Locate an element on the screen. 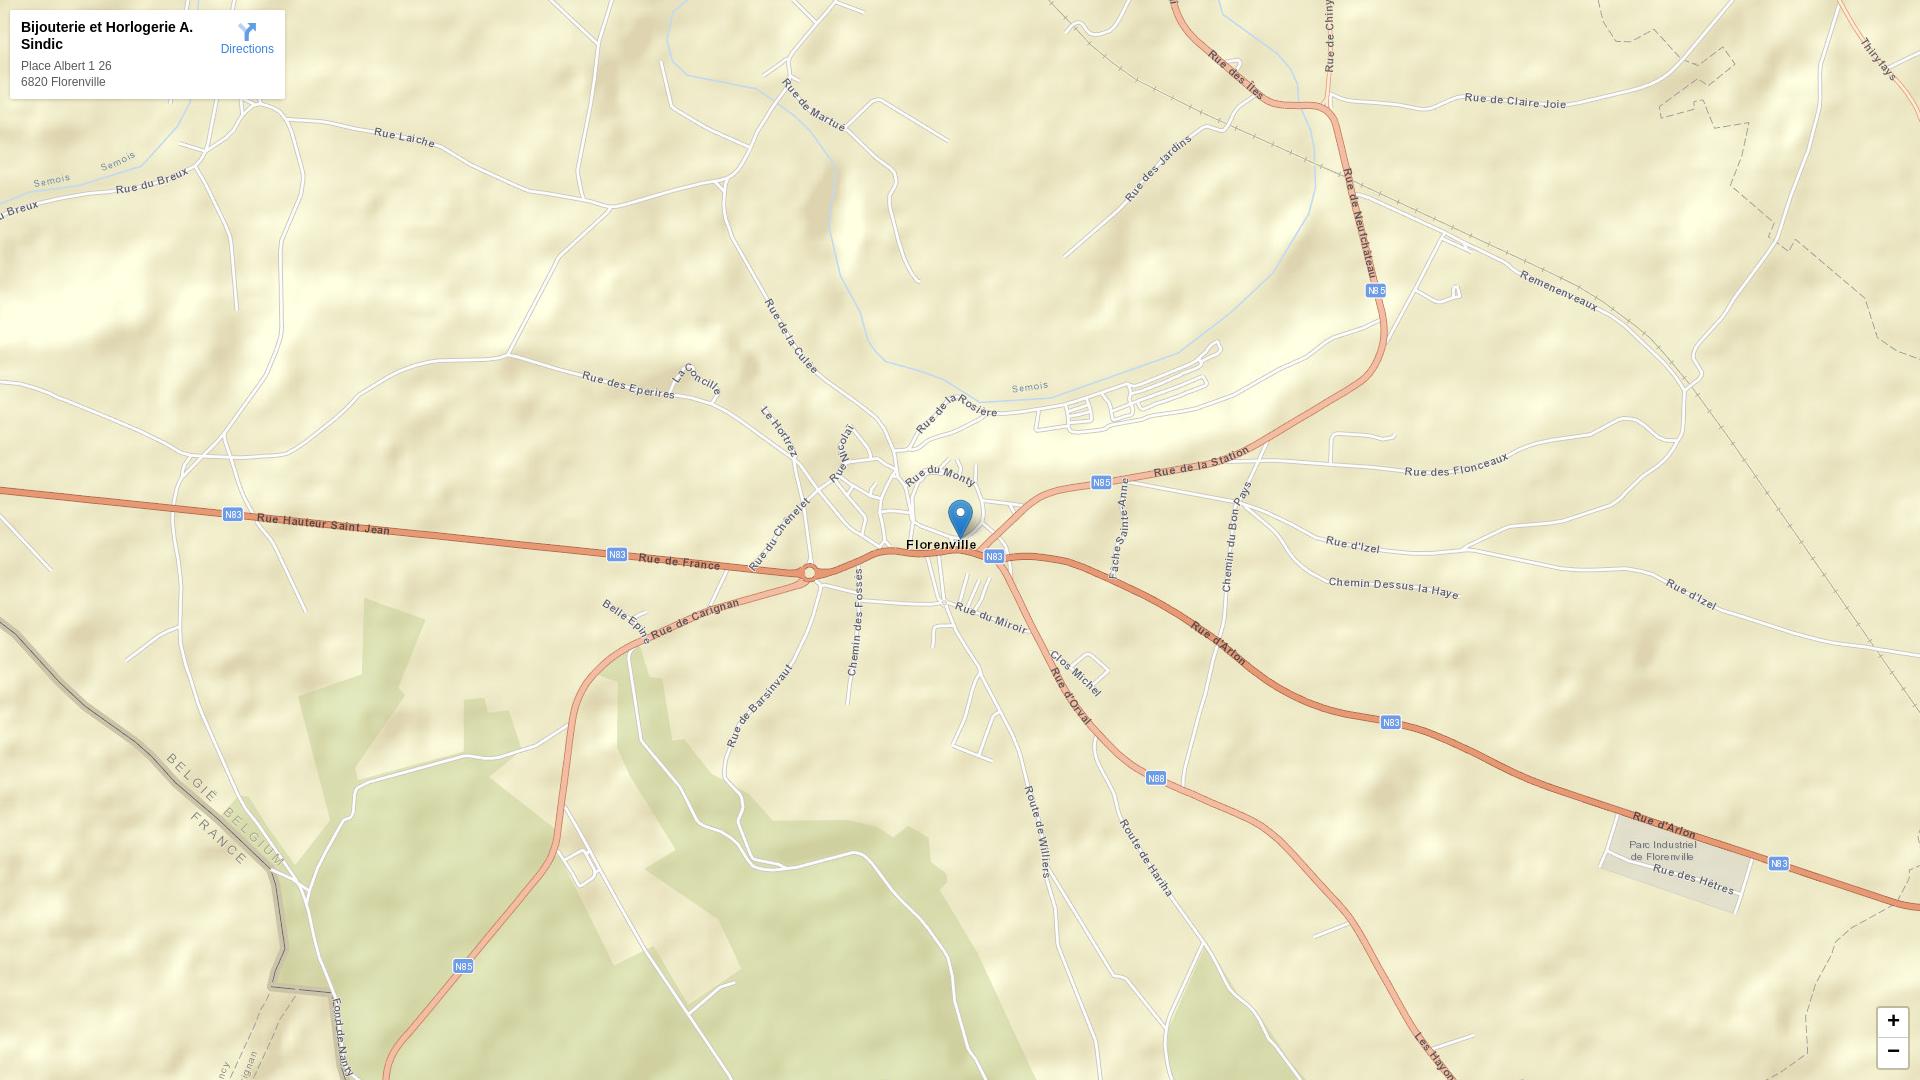 This screenshot has height=1080, width=1920. '+' is located at coordinates (1891, 1022).